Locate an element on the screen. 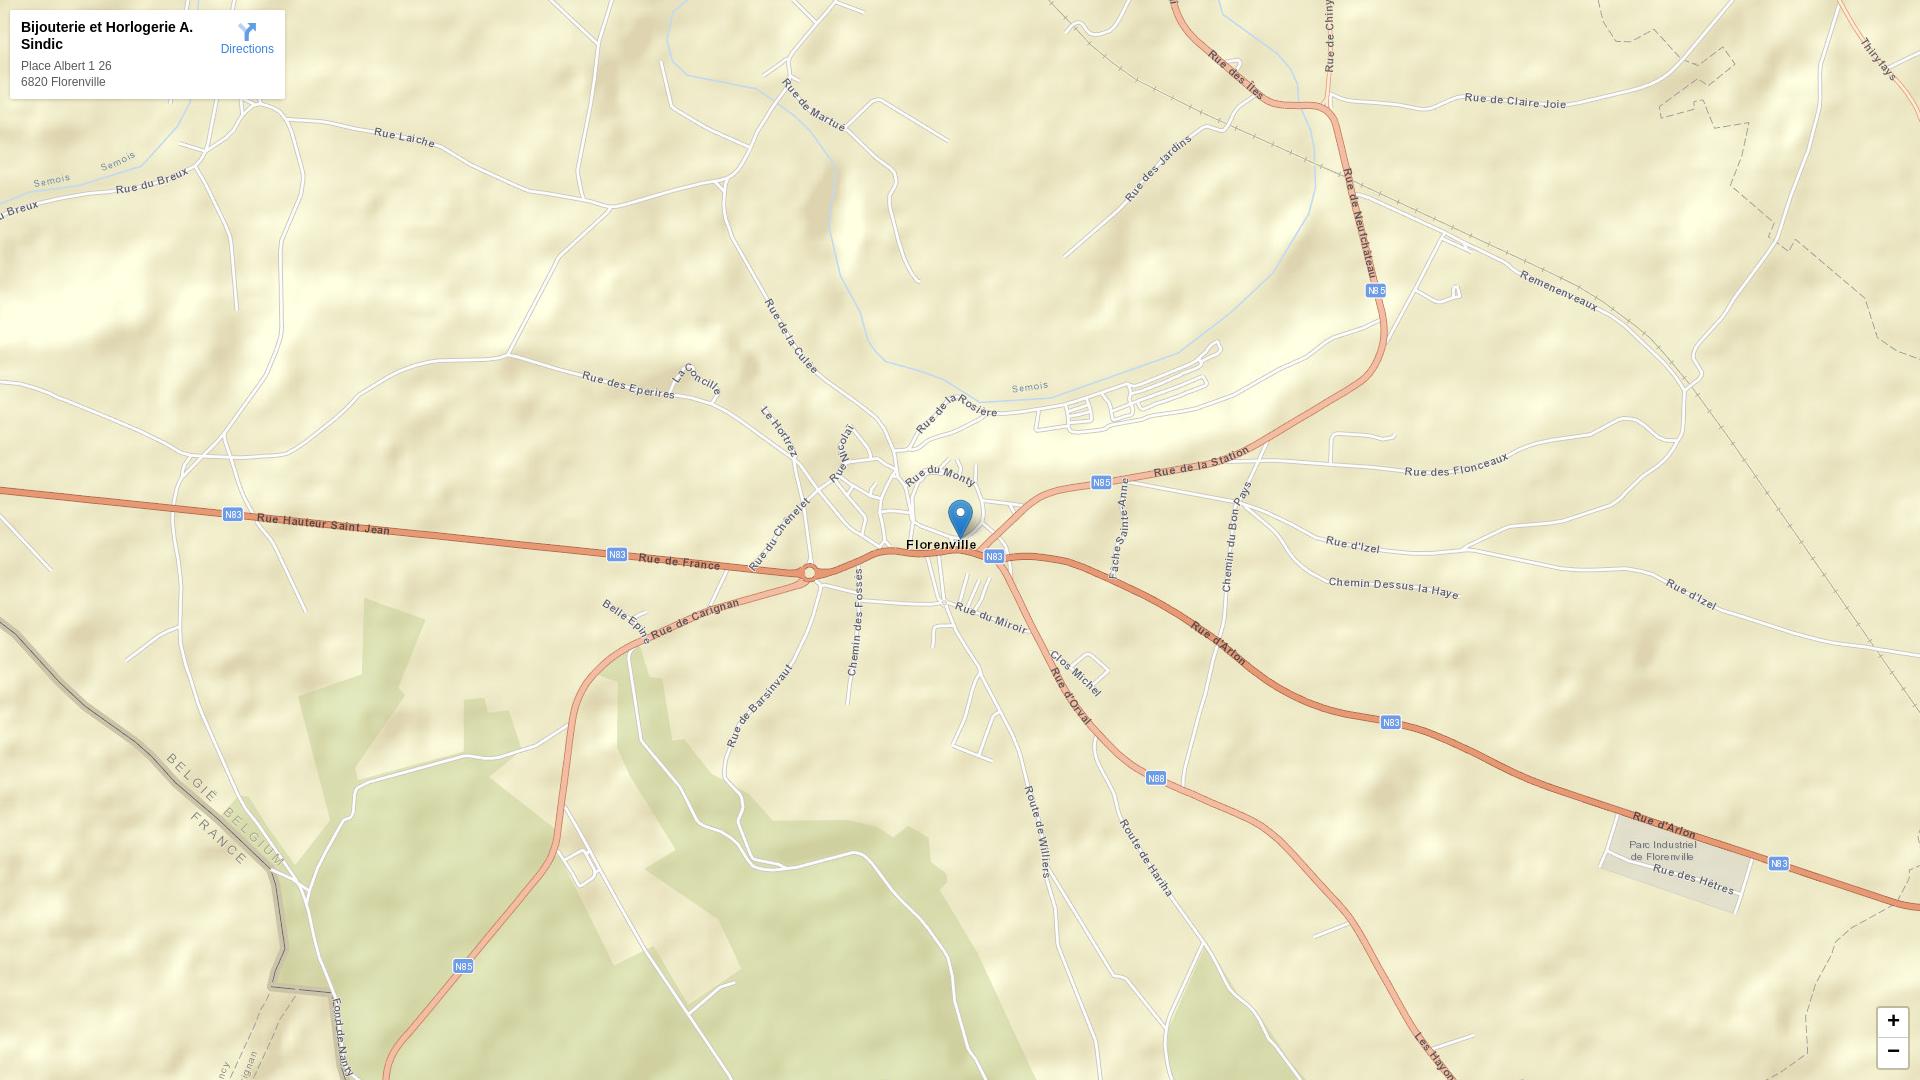 This screenshot has height=1080, width=1920. '+' is located at coordinates (1891, 1022).